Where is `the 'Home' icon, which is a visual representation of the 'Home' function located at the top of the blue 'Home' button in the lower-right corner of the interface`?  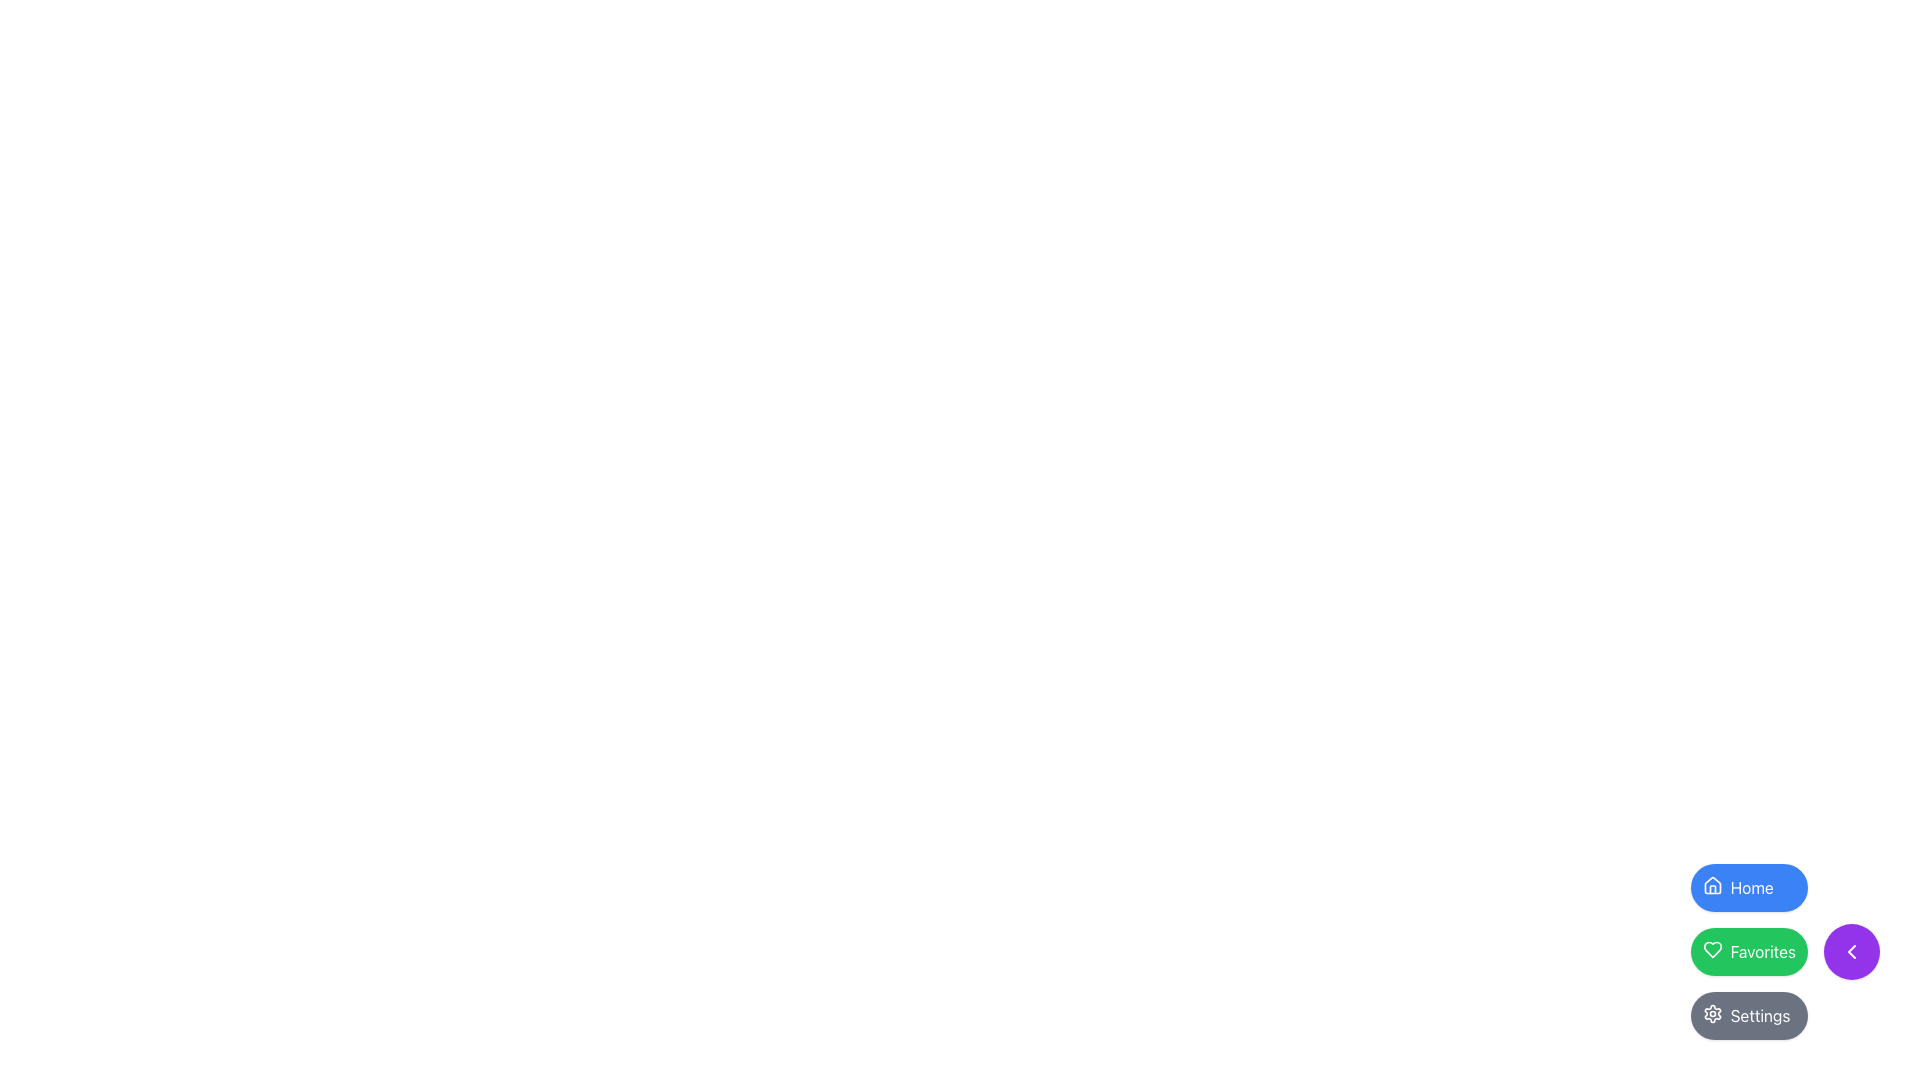 the 'Home' icon, which is a visual representation of the 'Home' function located at the top of the blue 'Home' button in the lower-right corner of the interface is located at coordinates (1711, 885).